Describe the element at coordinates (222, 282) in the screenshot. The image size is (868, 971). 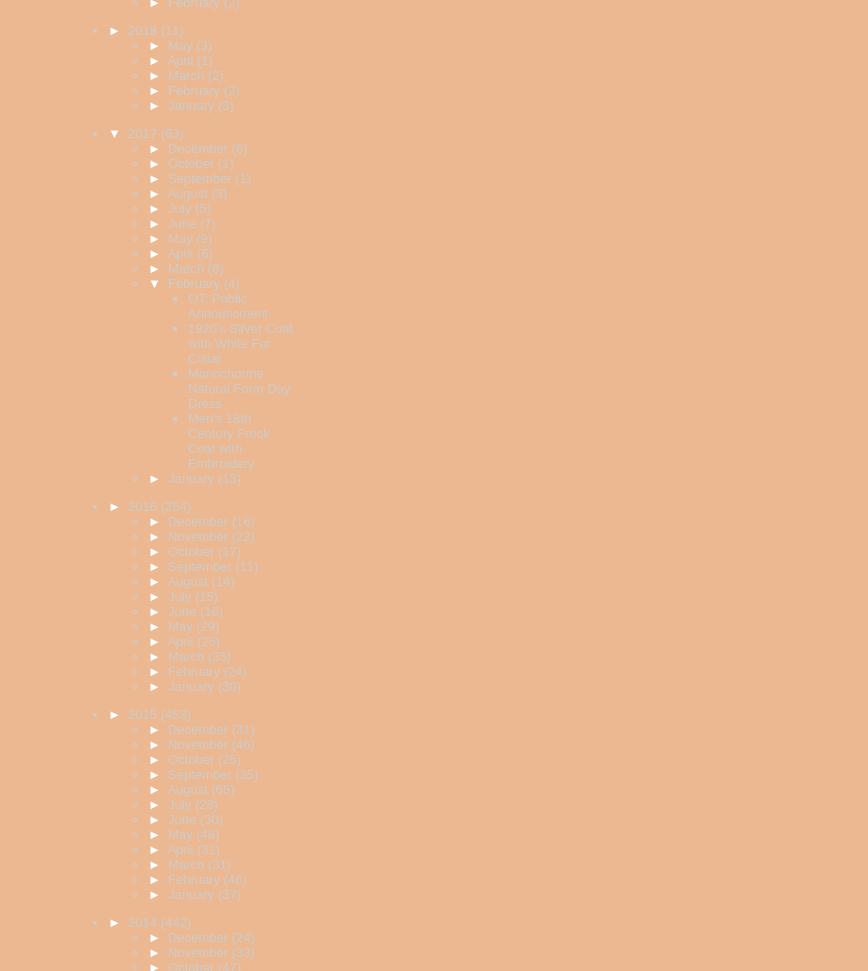
I see `'(4)'` at that location.